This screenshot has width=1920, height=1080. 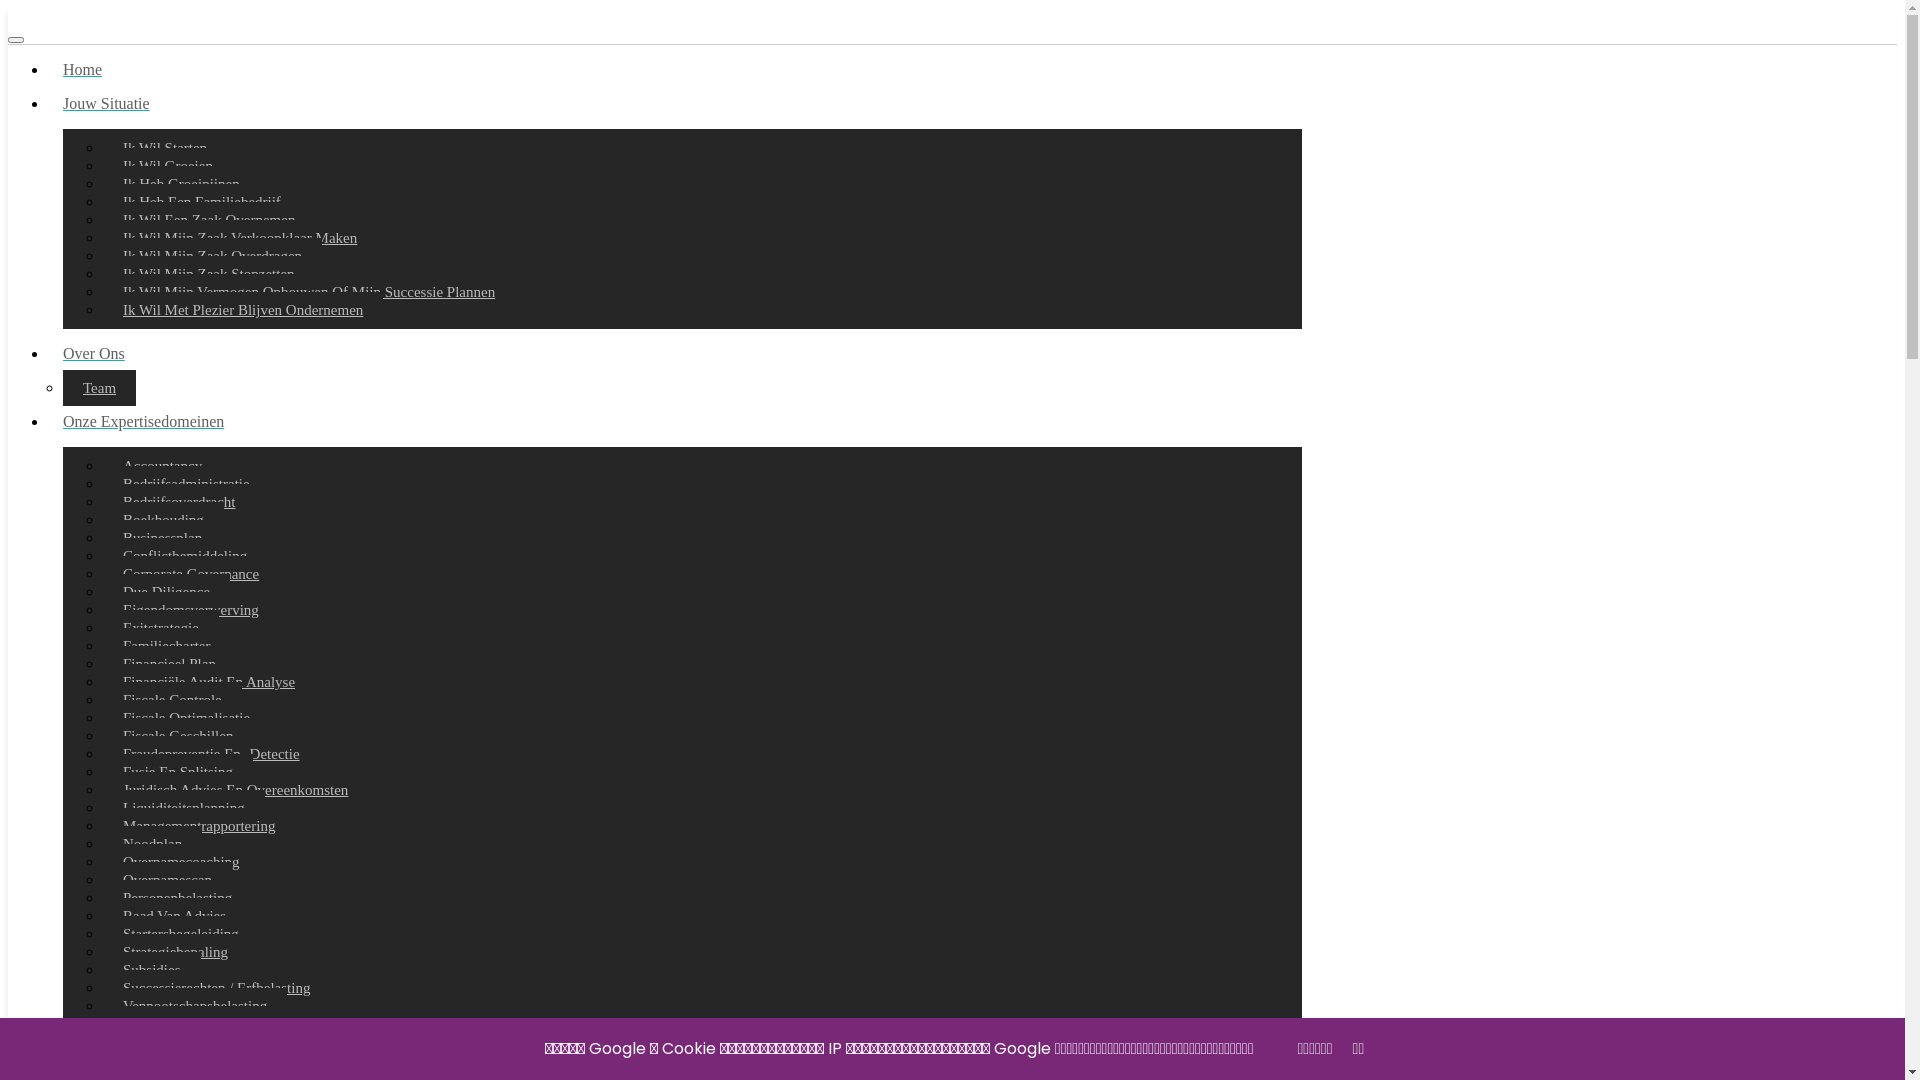 I want to click on 'Exitstrategie', so click(x=161, y=627).